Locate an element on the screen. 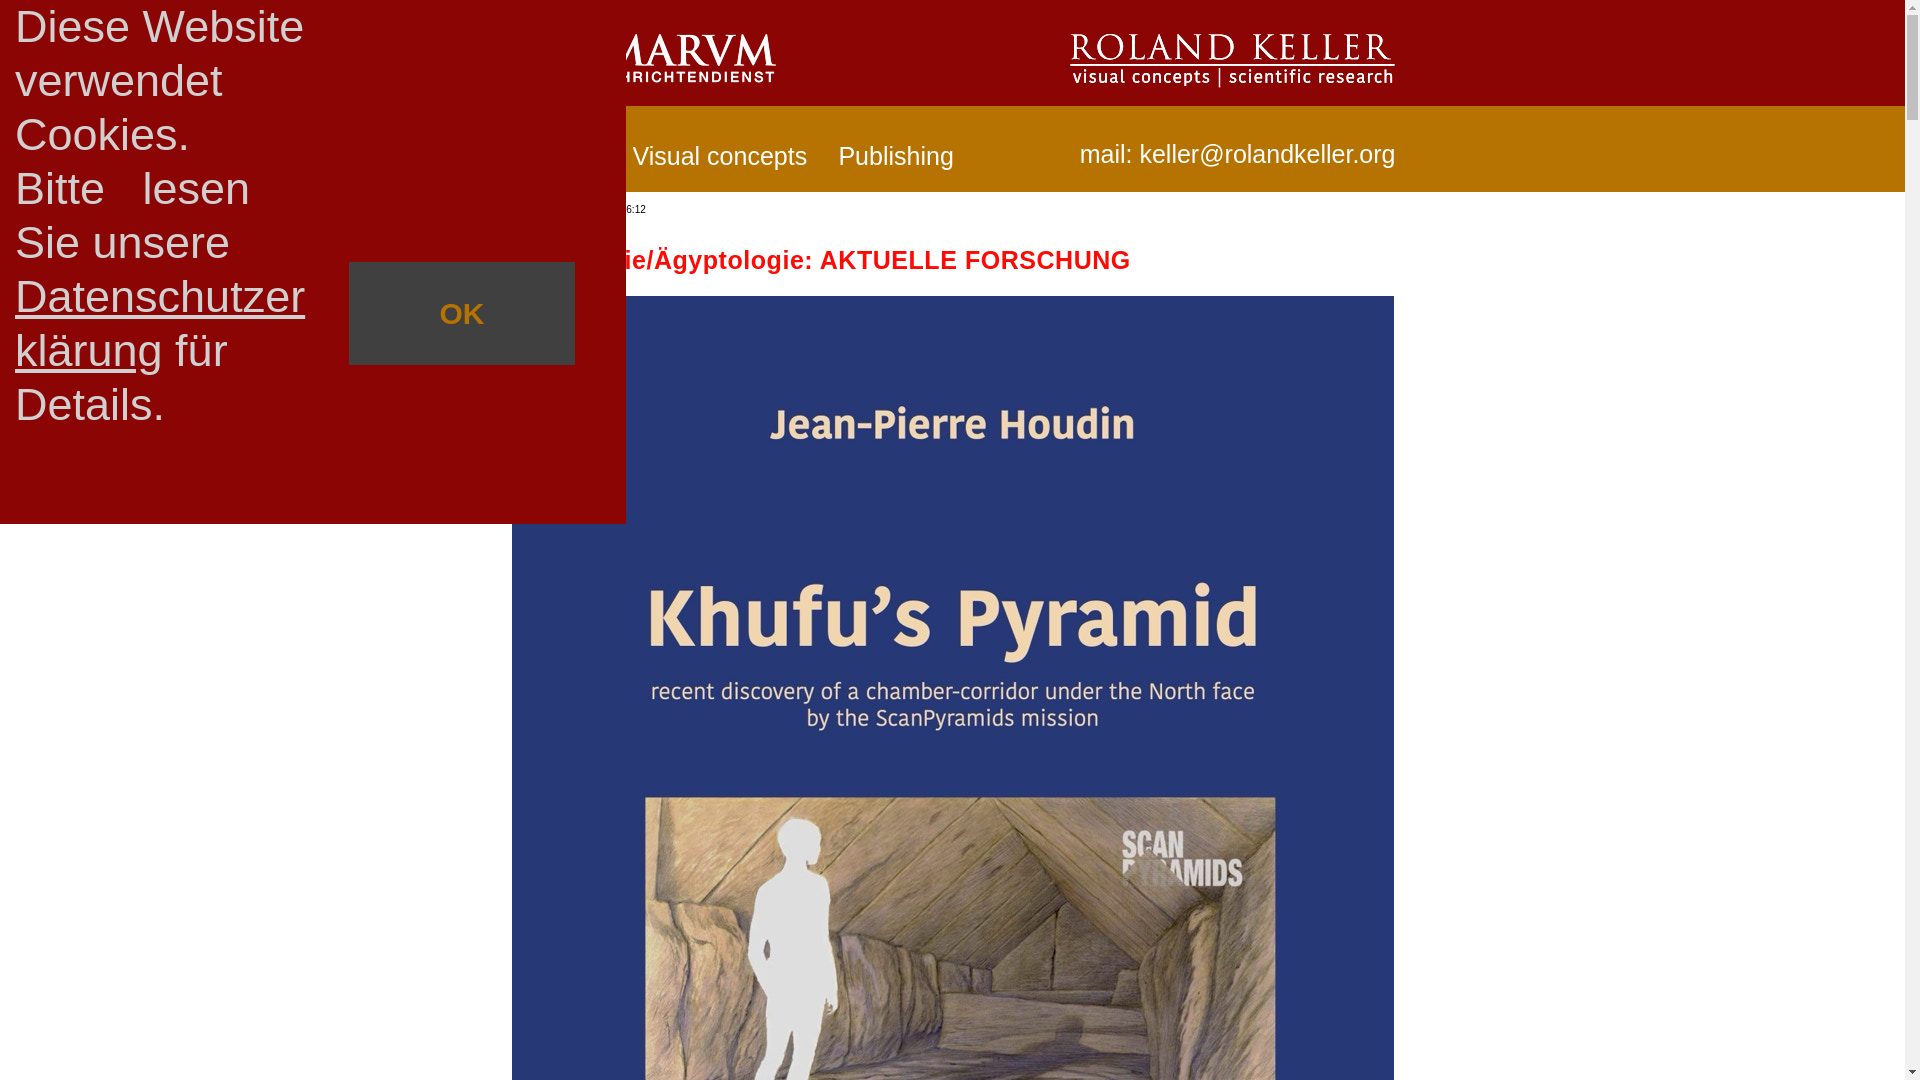  'ktualisiert:' is located at coordinates (542, 209).